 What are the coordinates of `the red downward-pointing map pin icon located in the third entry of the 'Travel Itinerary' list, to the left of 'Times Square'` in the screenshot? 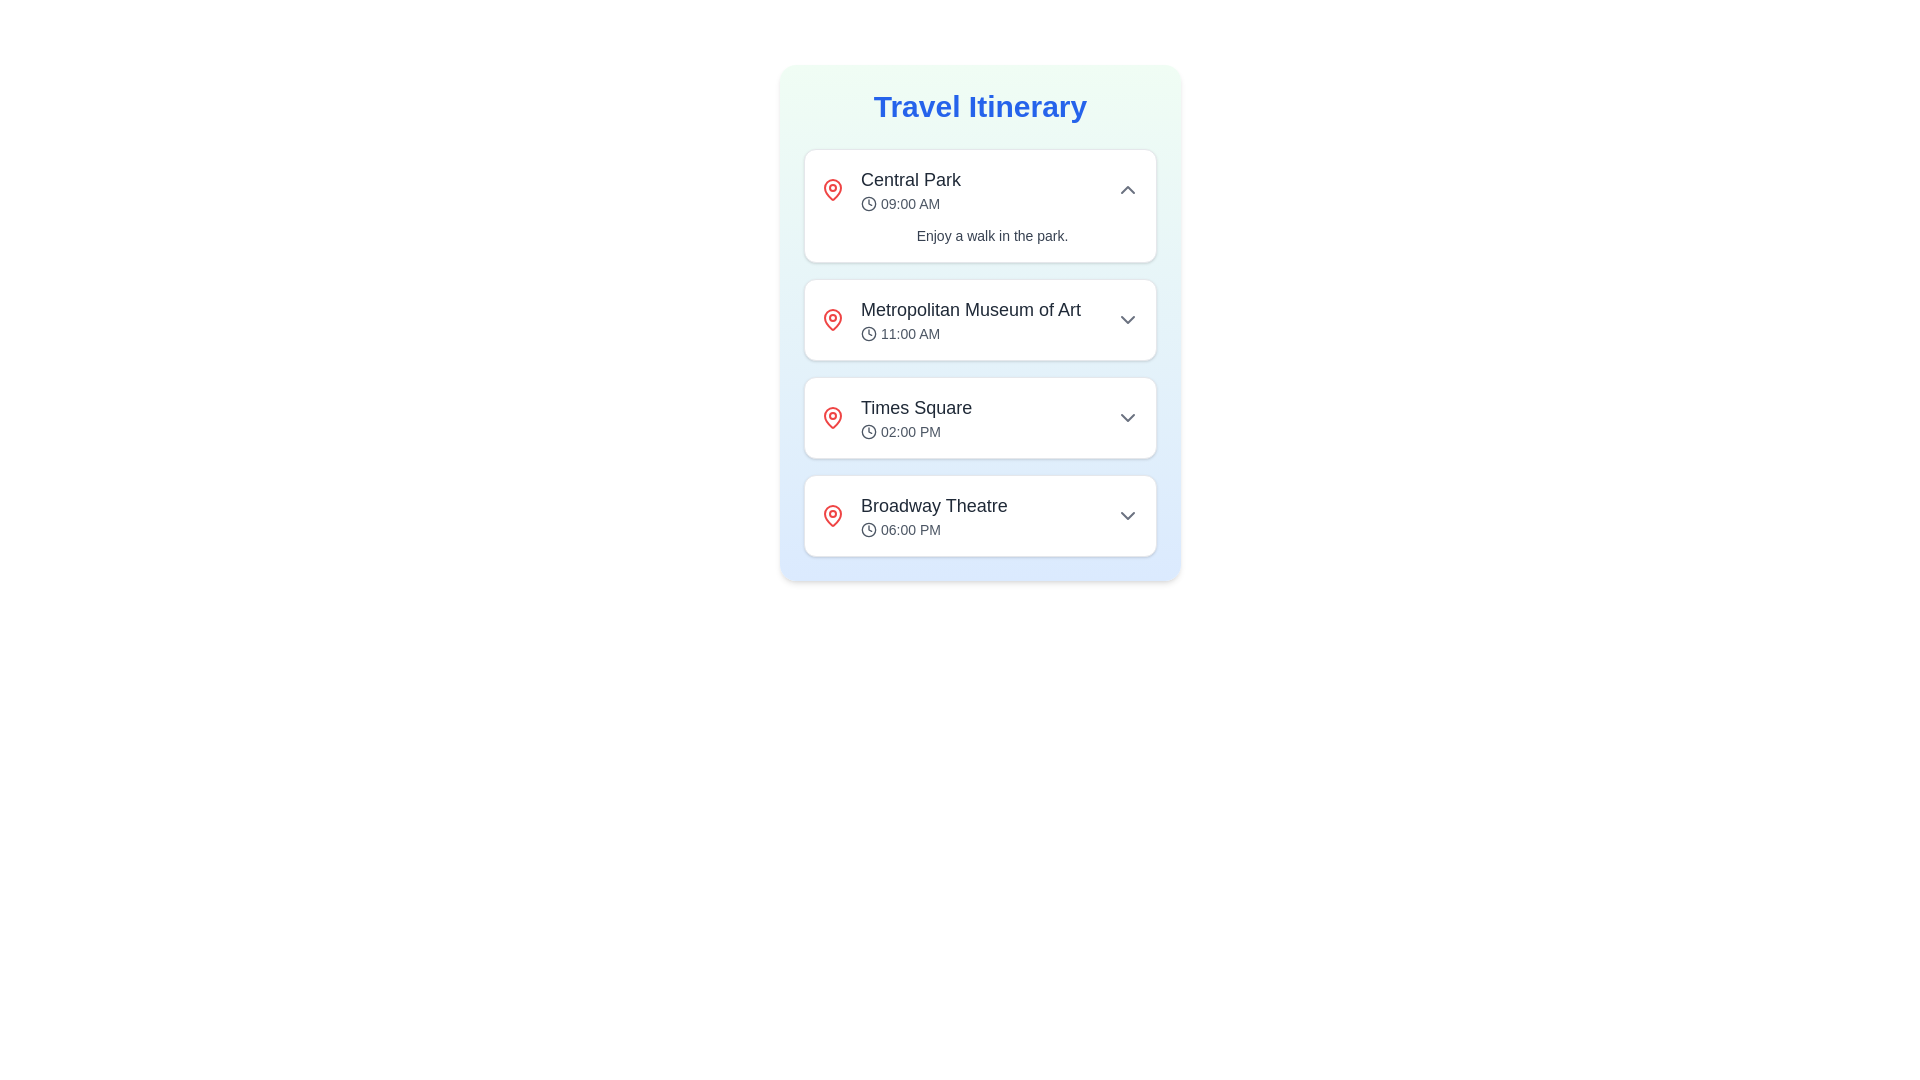 It's located at (833, 415).